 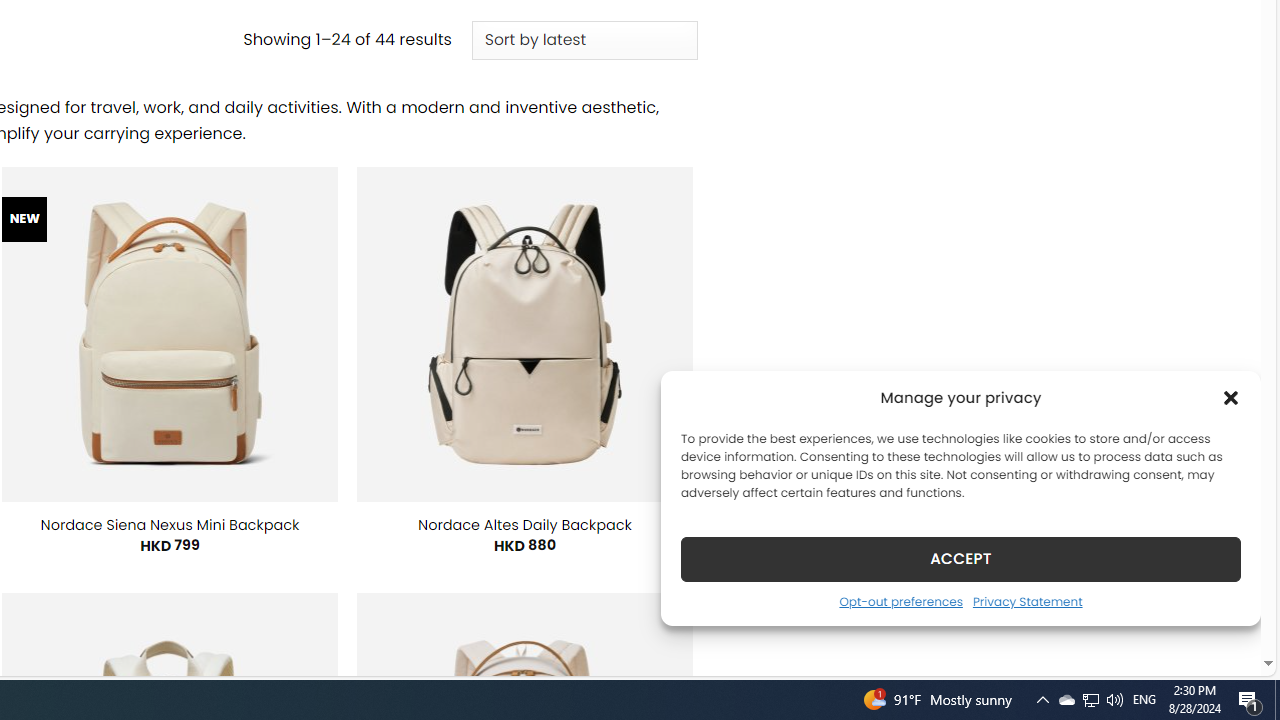 What do you see at coordinates (899, 600) in the screenshot?
I see `'Opt-out preferences'` at bounding box center [899, 600].